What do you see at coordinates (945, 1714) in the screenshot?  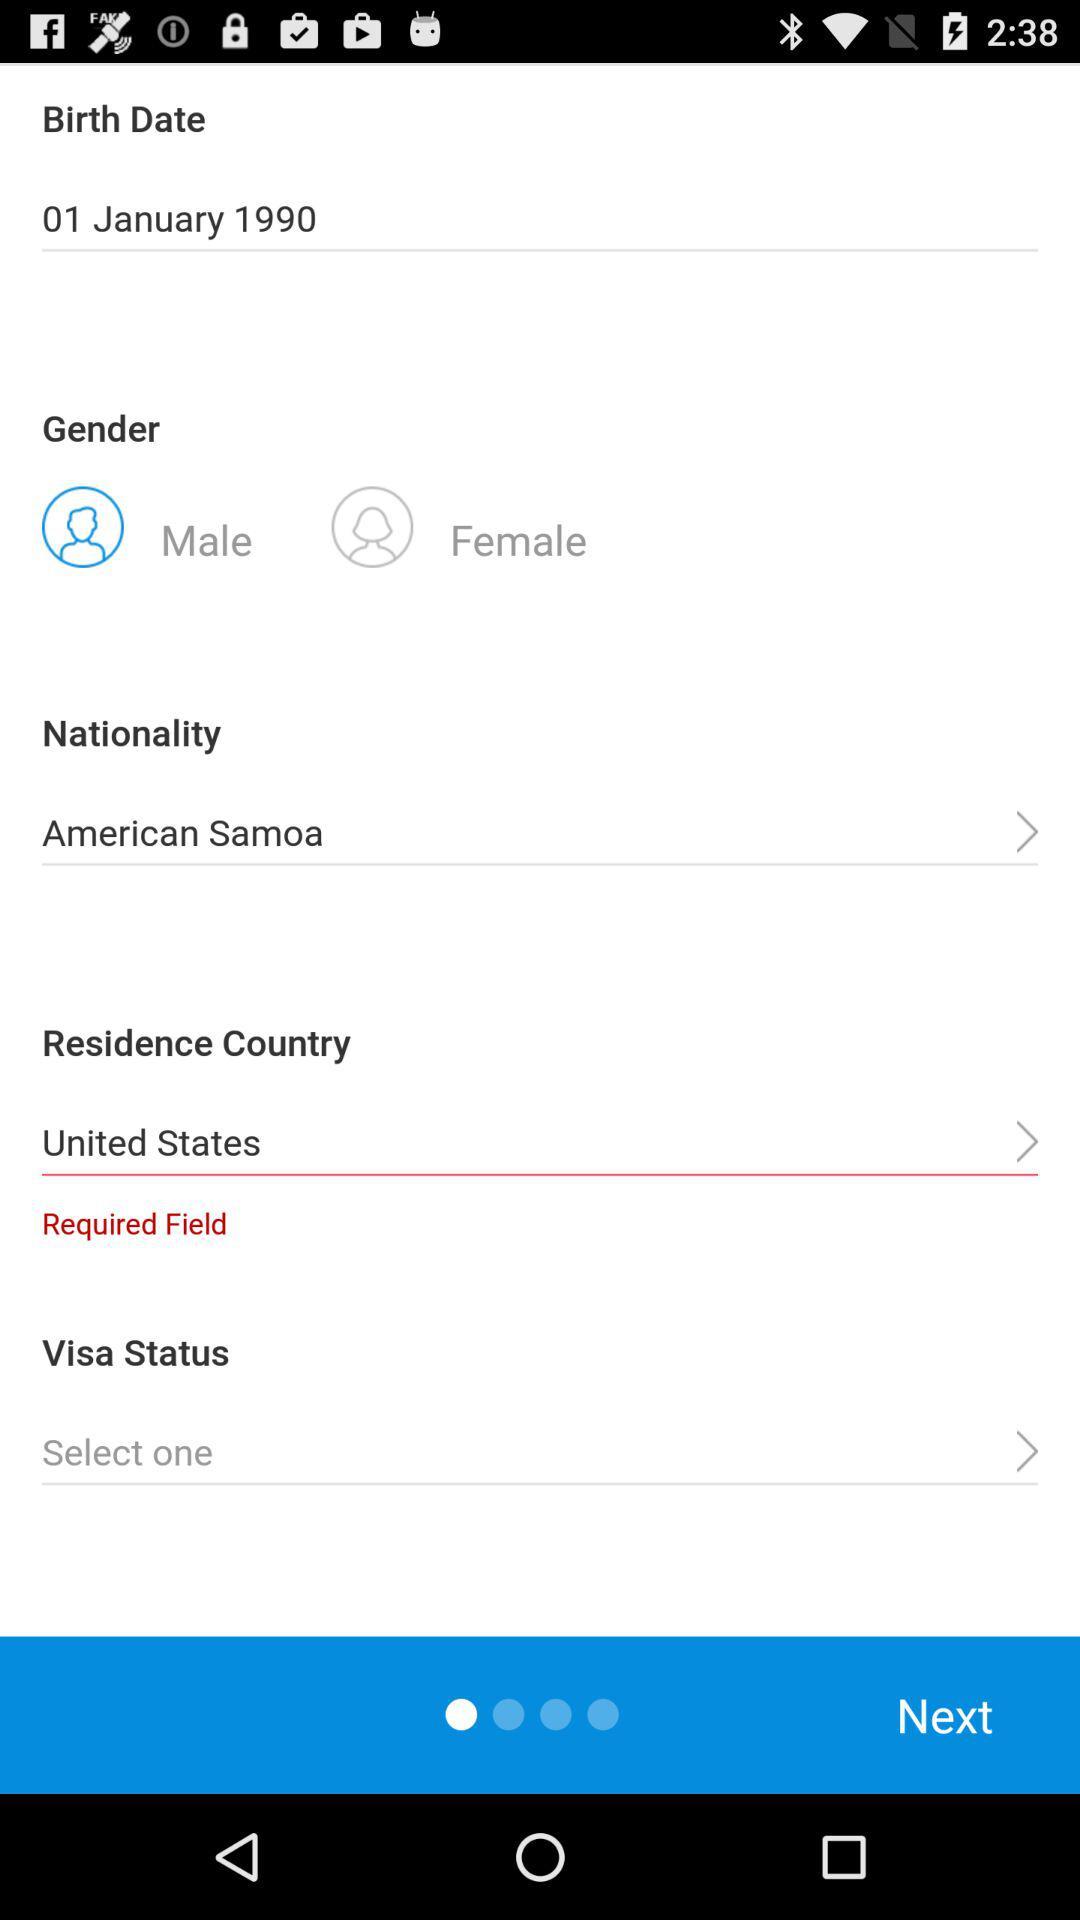 I see `the next item` at bounding box center [945, 1714].